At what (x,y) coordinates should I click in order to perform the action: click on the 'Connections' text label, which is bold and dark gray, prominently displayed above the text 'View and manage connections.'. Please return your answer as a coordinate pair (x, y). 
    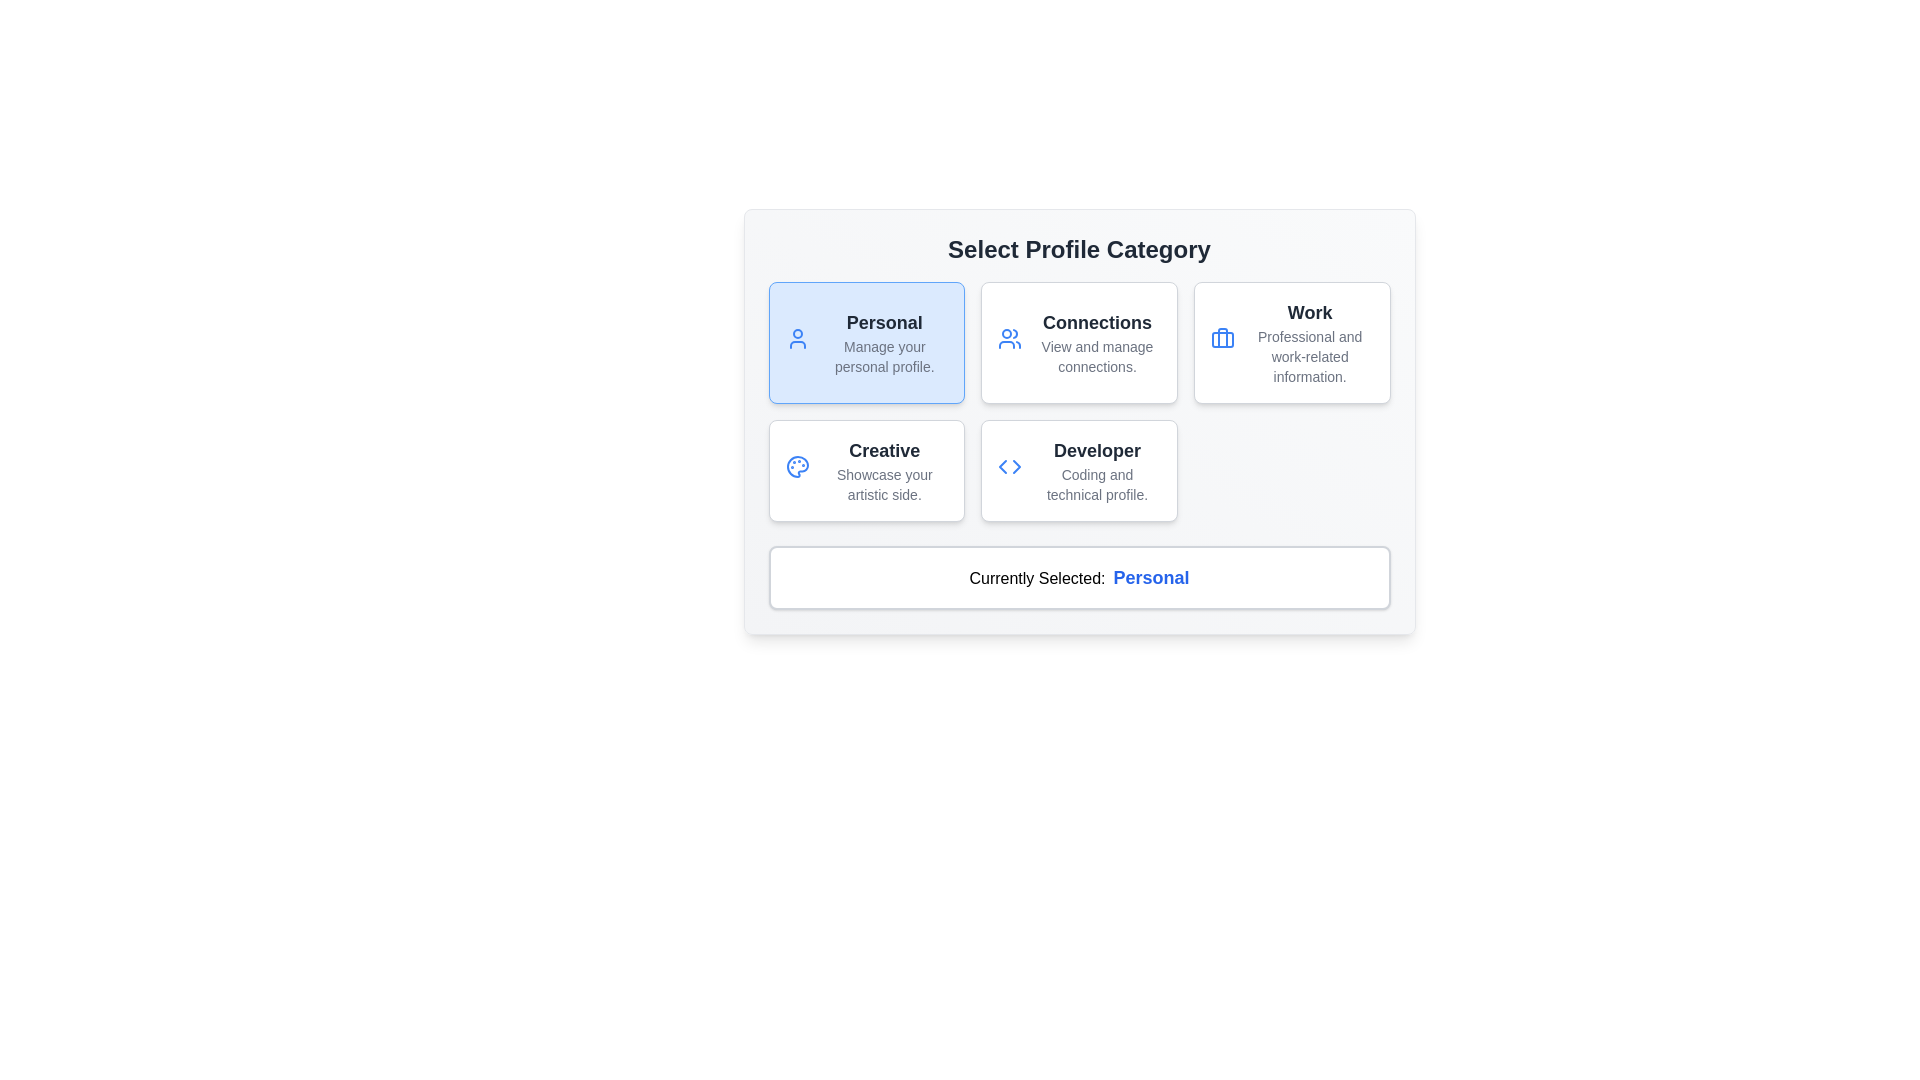
    Looking at the image, I should click on (1096, 322).